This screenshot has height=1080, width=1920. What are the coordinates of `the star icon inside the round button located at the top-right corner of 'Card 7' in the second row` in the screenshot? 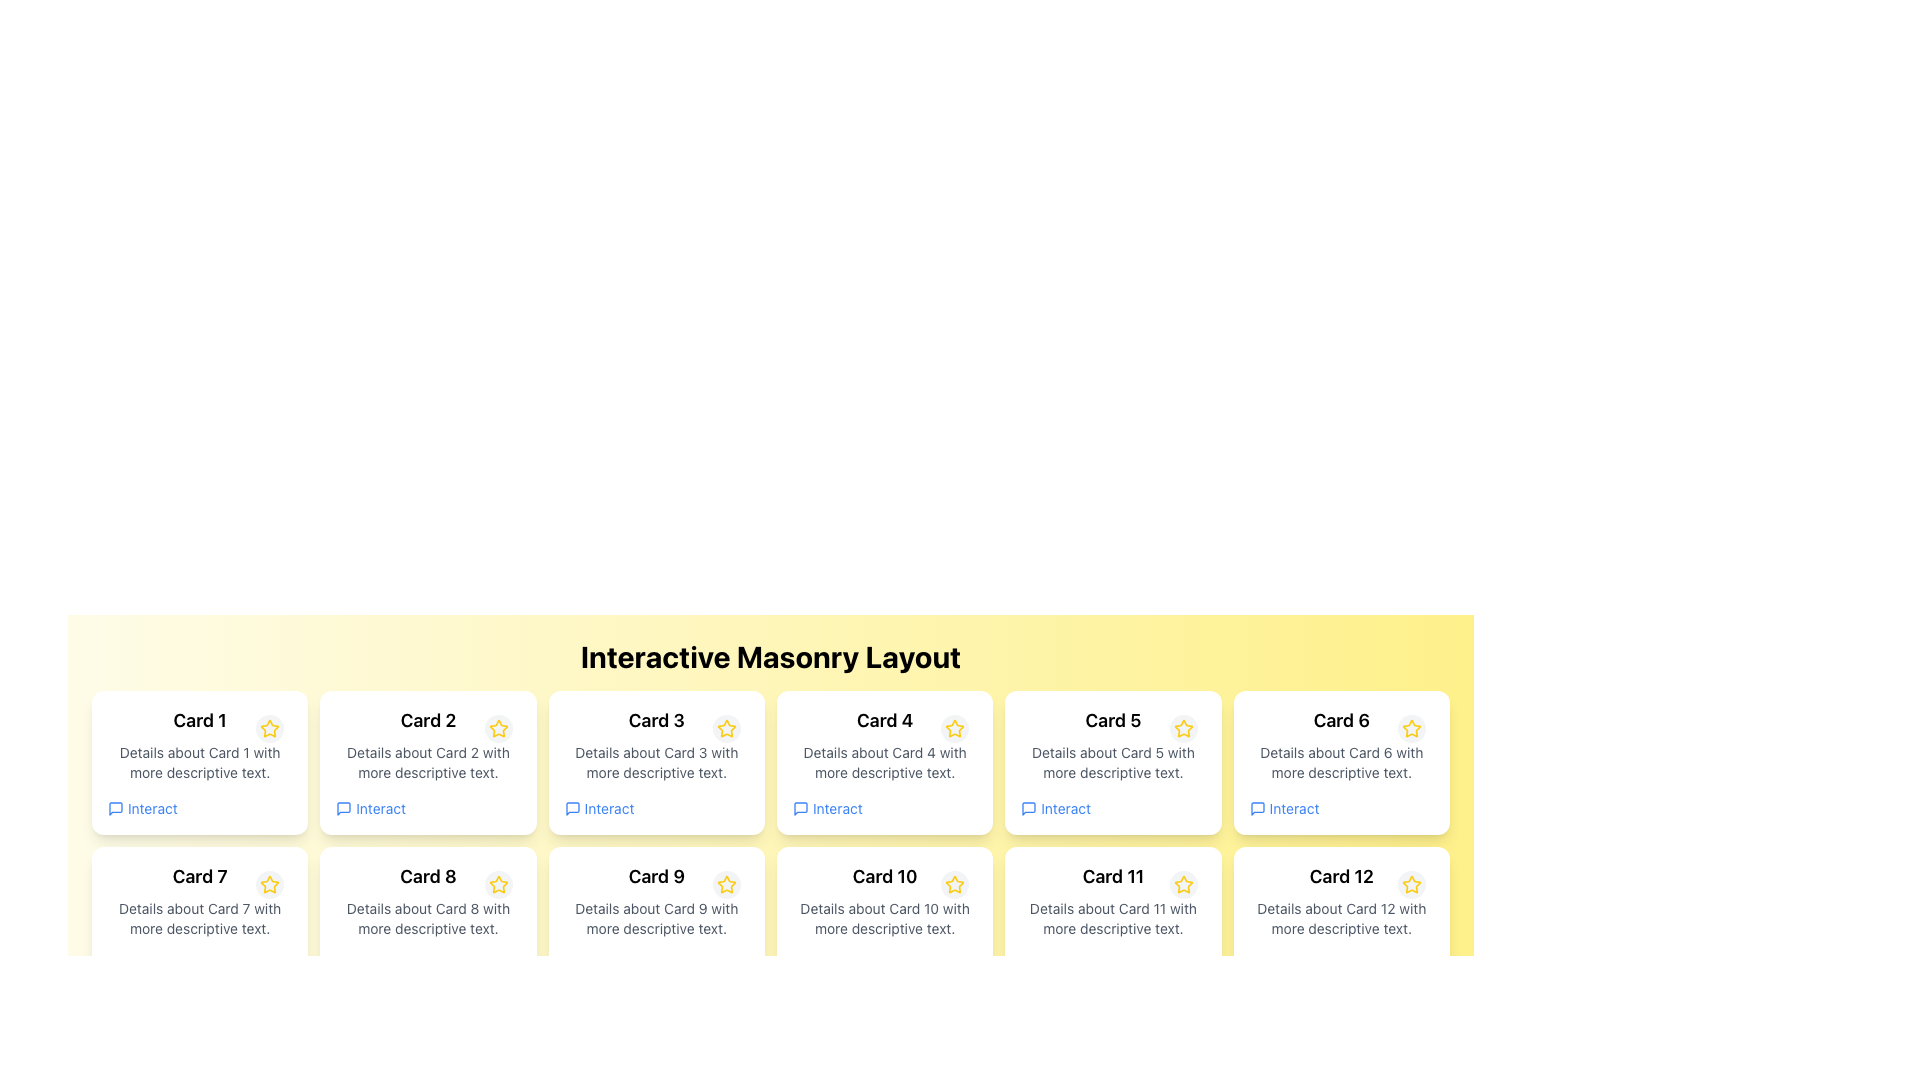 It's located at (269, 883).